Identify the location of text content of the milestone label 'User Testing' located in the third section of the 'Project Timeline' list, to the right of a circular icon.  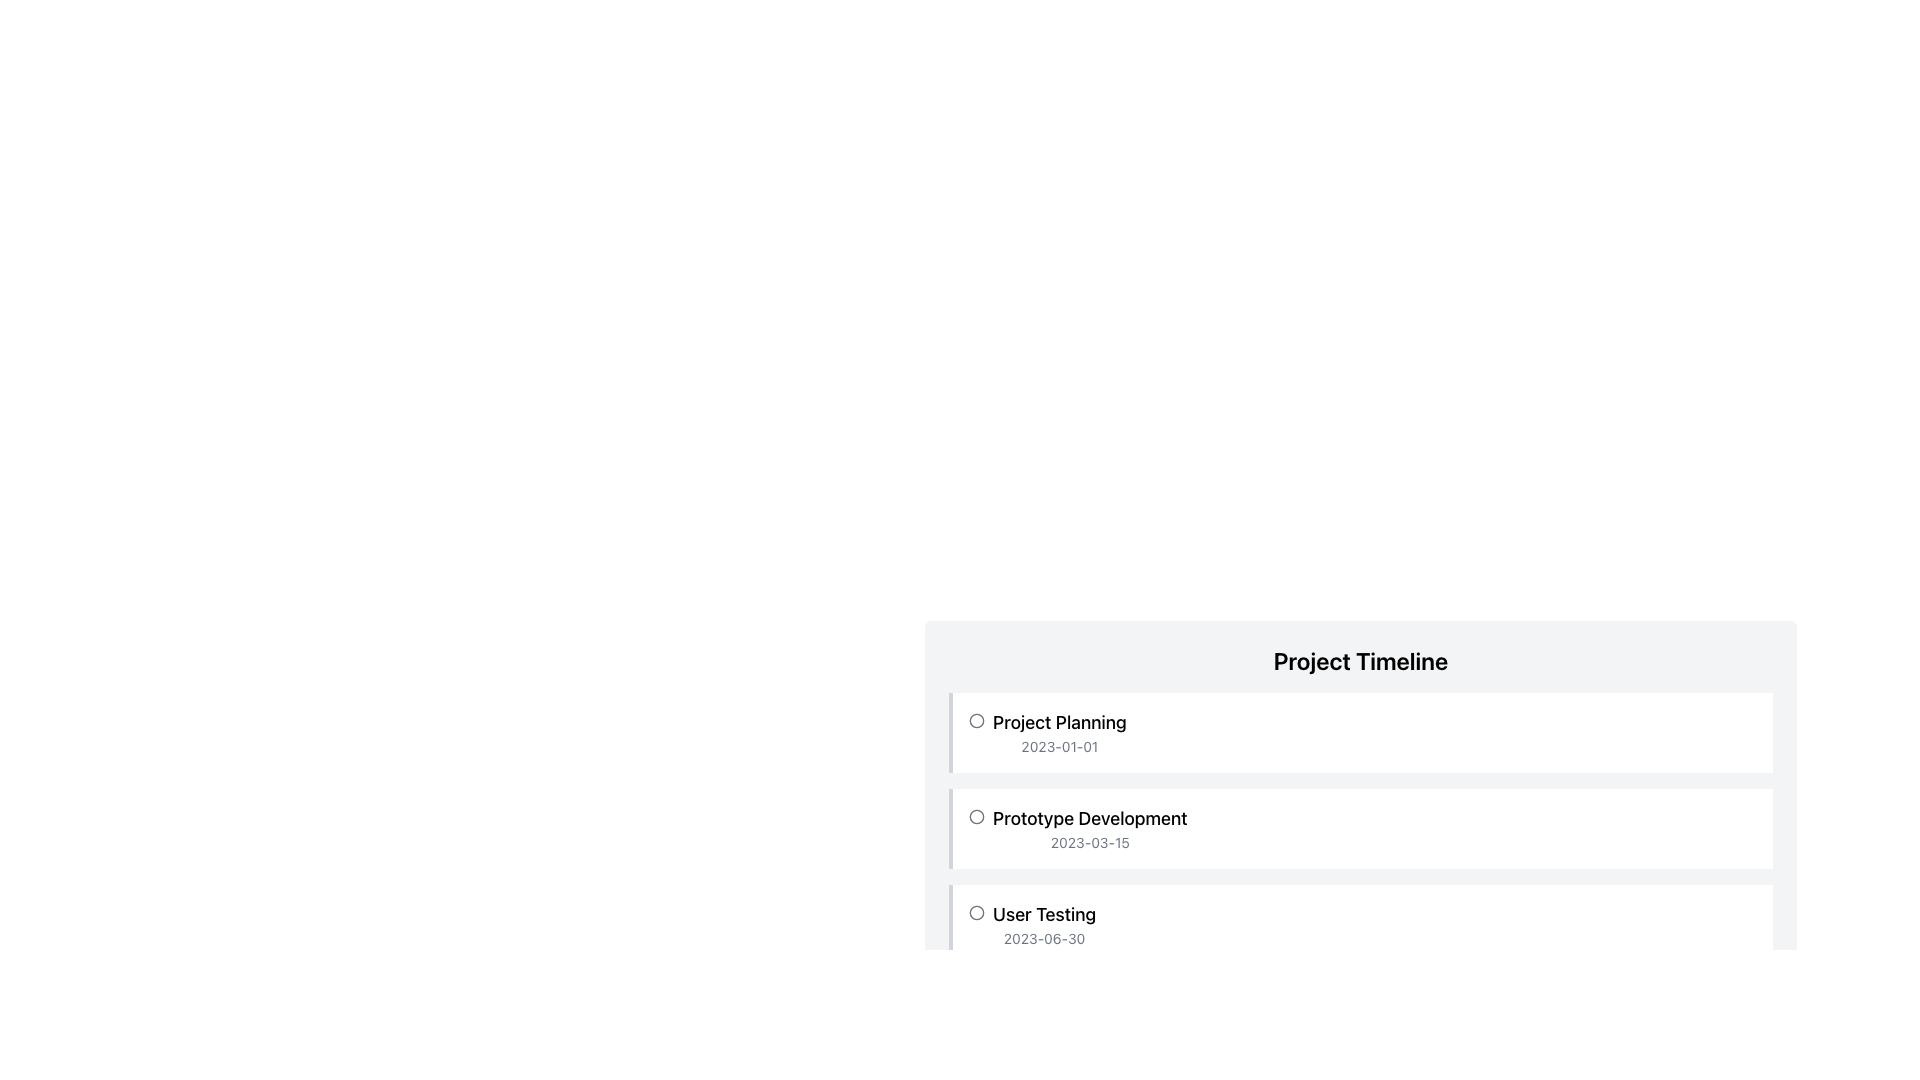
(1043, 925).